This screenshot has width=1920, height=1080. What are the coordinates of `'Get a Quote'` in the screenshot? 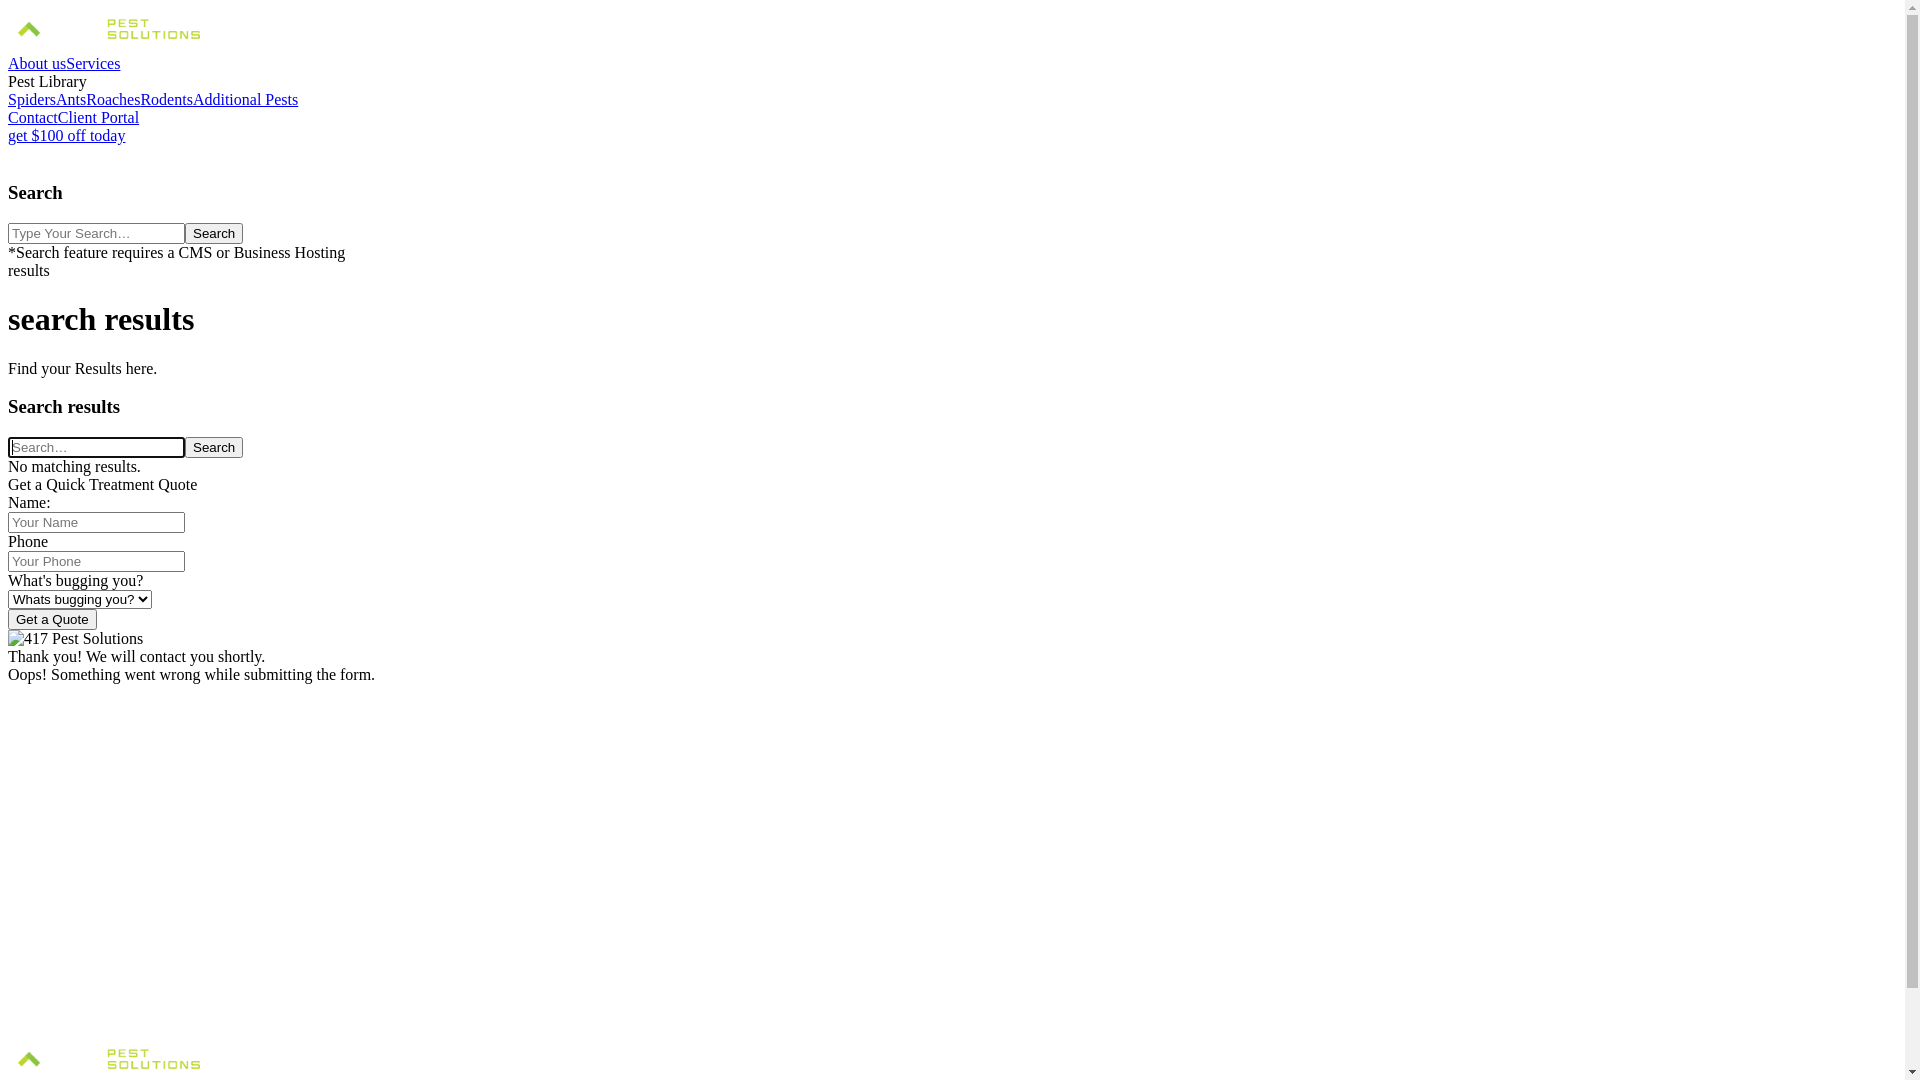 It's located at (8, 618).